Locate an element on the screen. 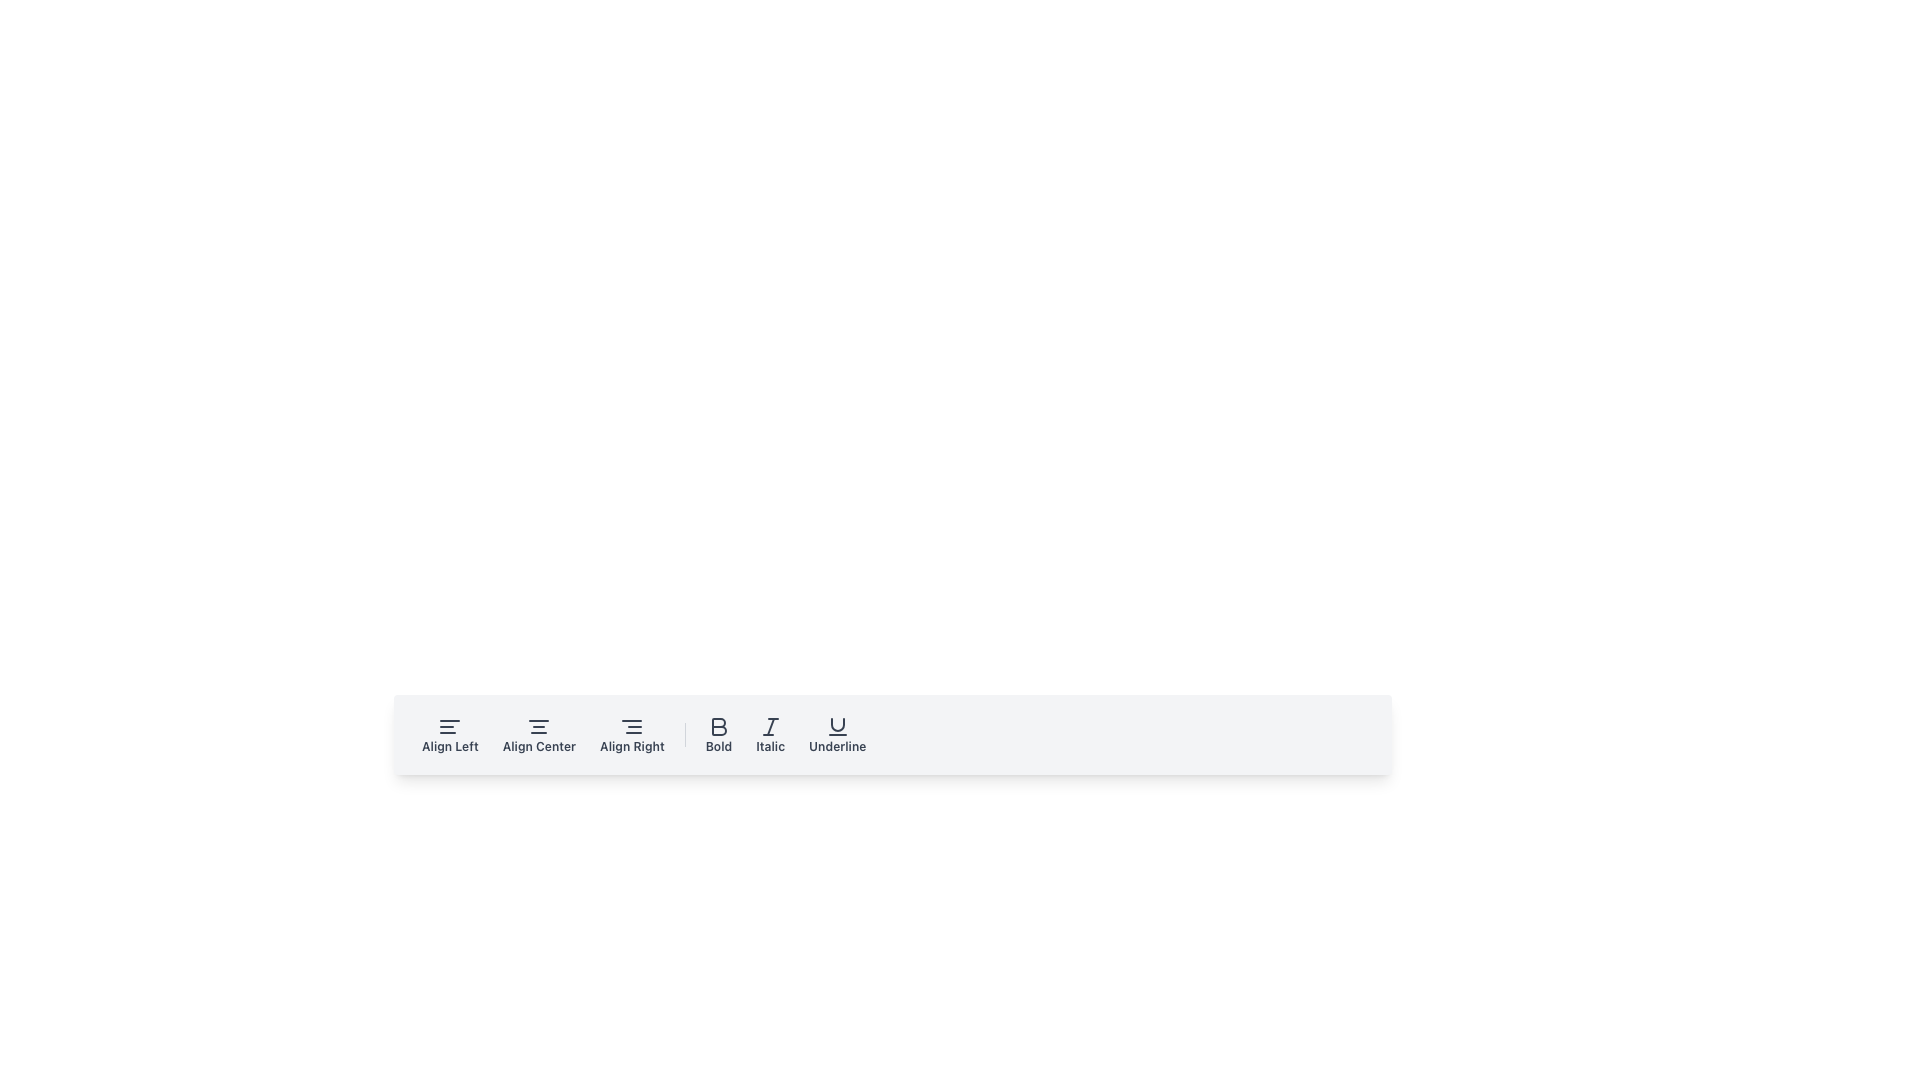 The image size is (1920, 1080). the 'Align Right' button in the toolbar is located at coordinates (631, 747).